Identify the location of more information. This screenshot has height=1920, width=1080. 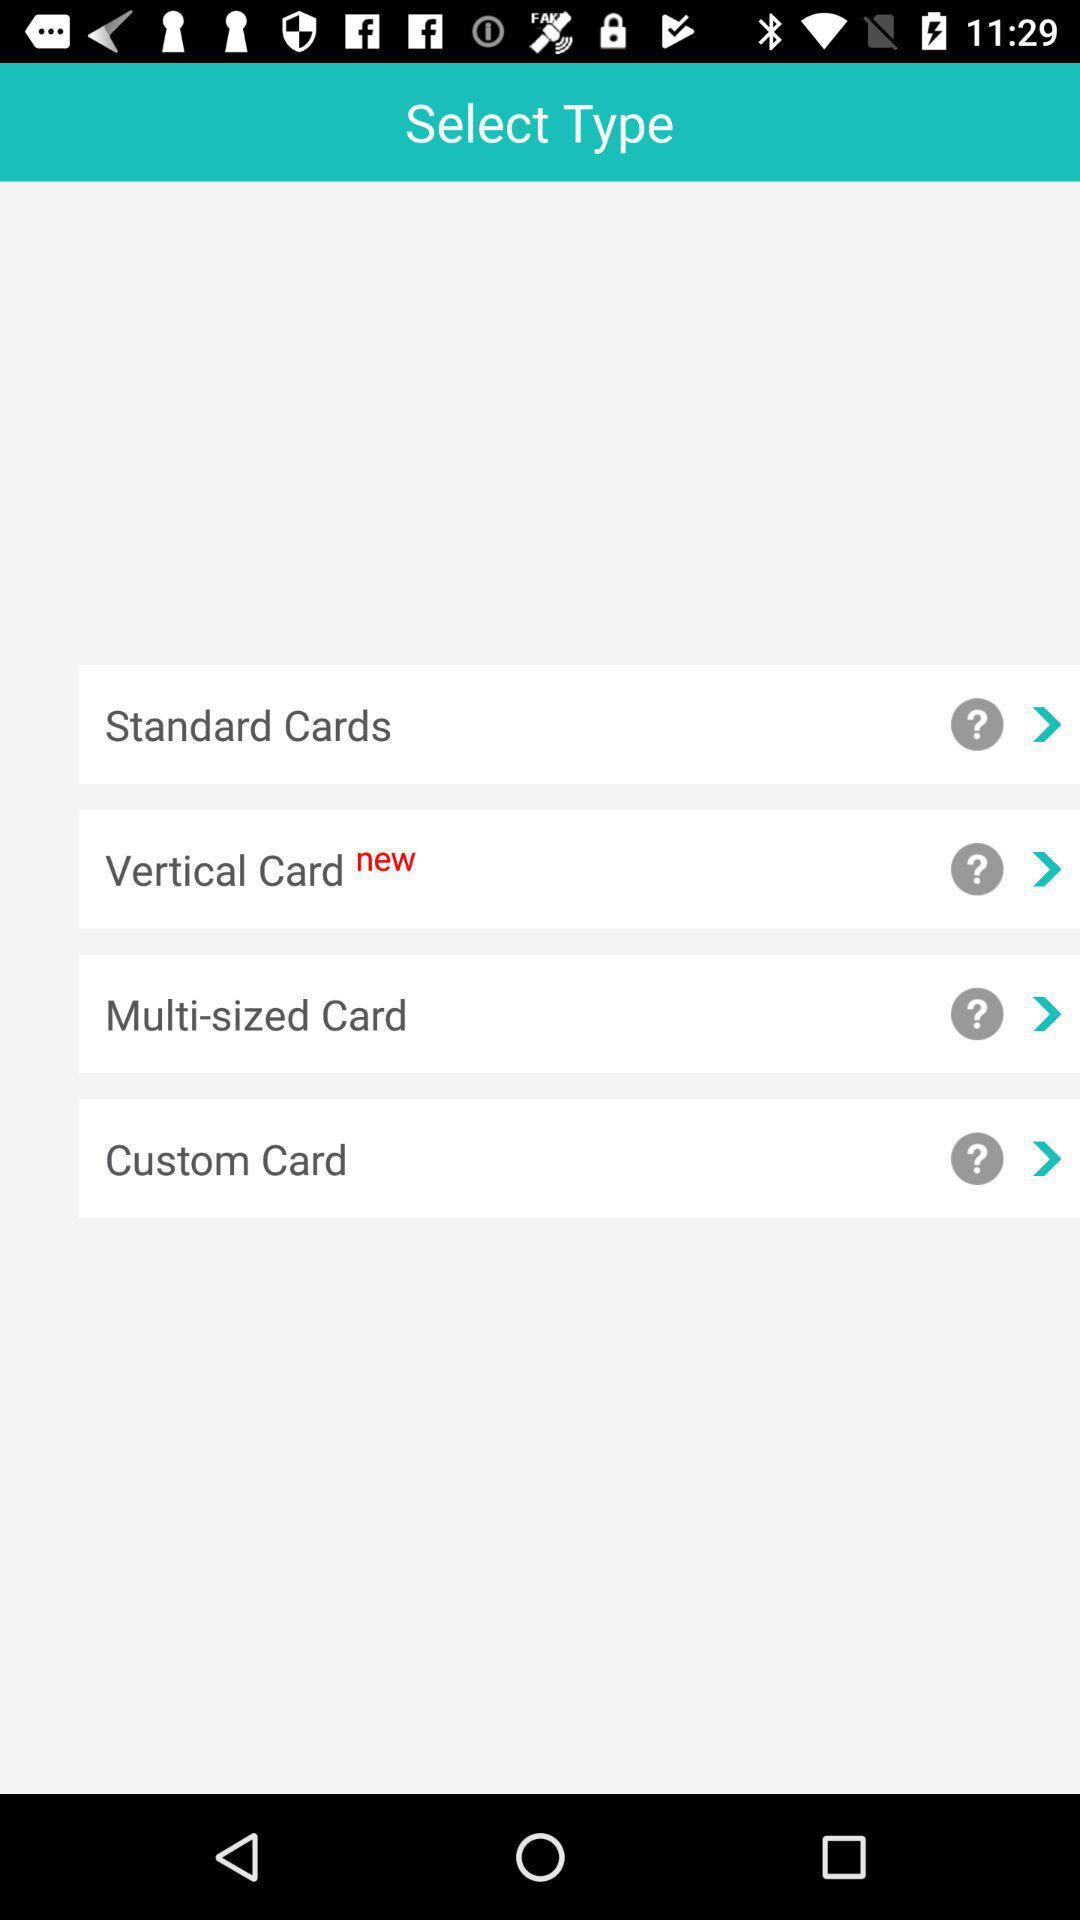
(976, 1013).